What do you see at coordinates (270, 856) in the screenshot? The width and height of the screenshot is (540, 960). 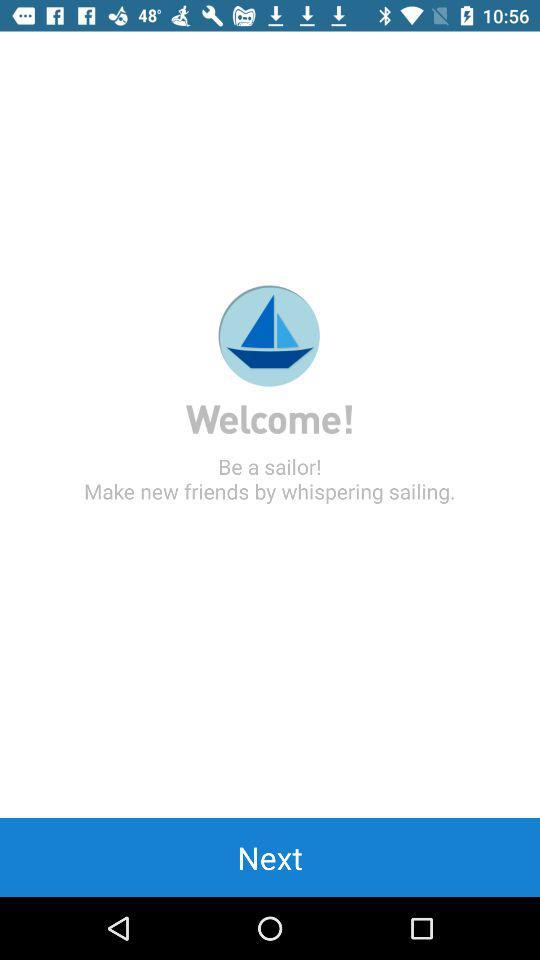 I see `icon below be a sailor` at bounding box center [270, 856].